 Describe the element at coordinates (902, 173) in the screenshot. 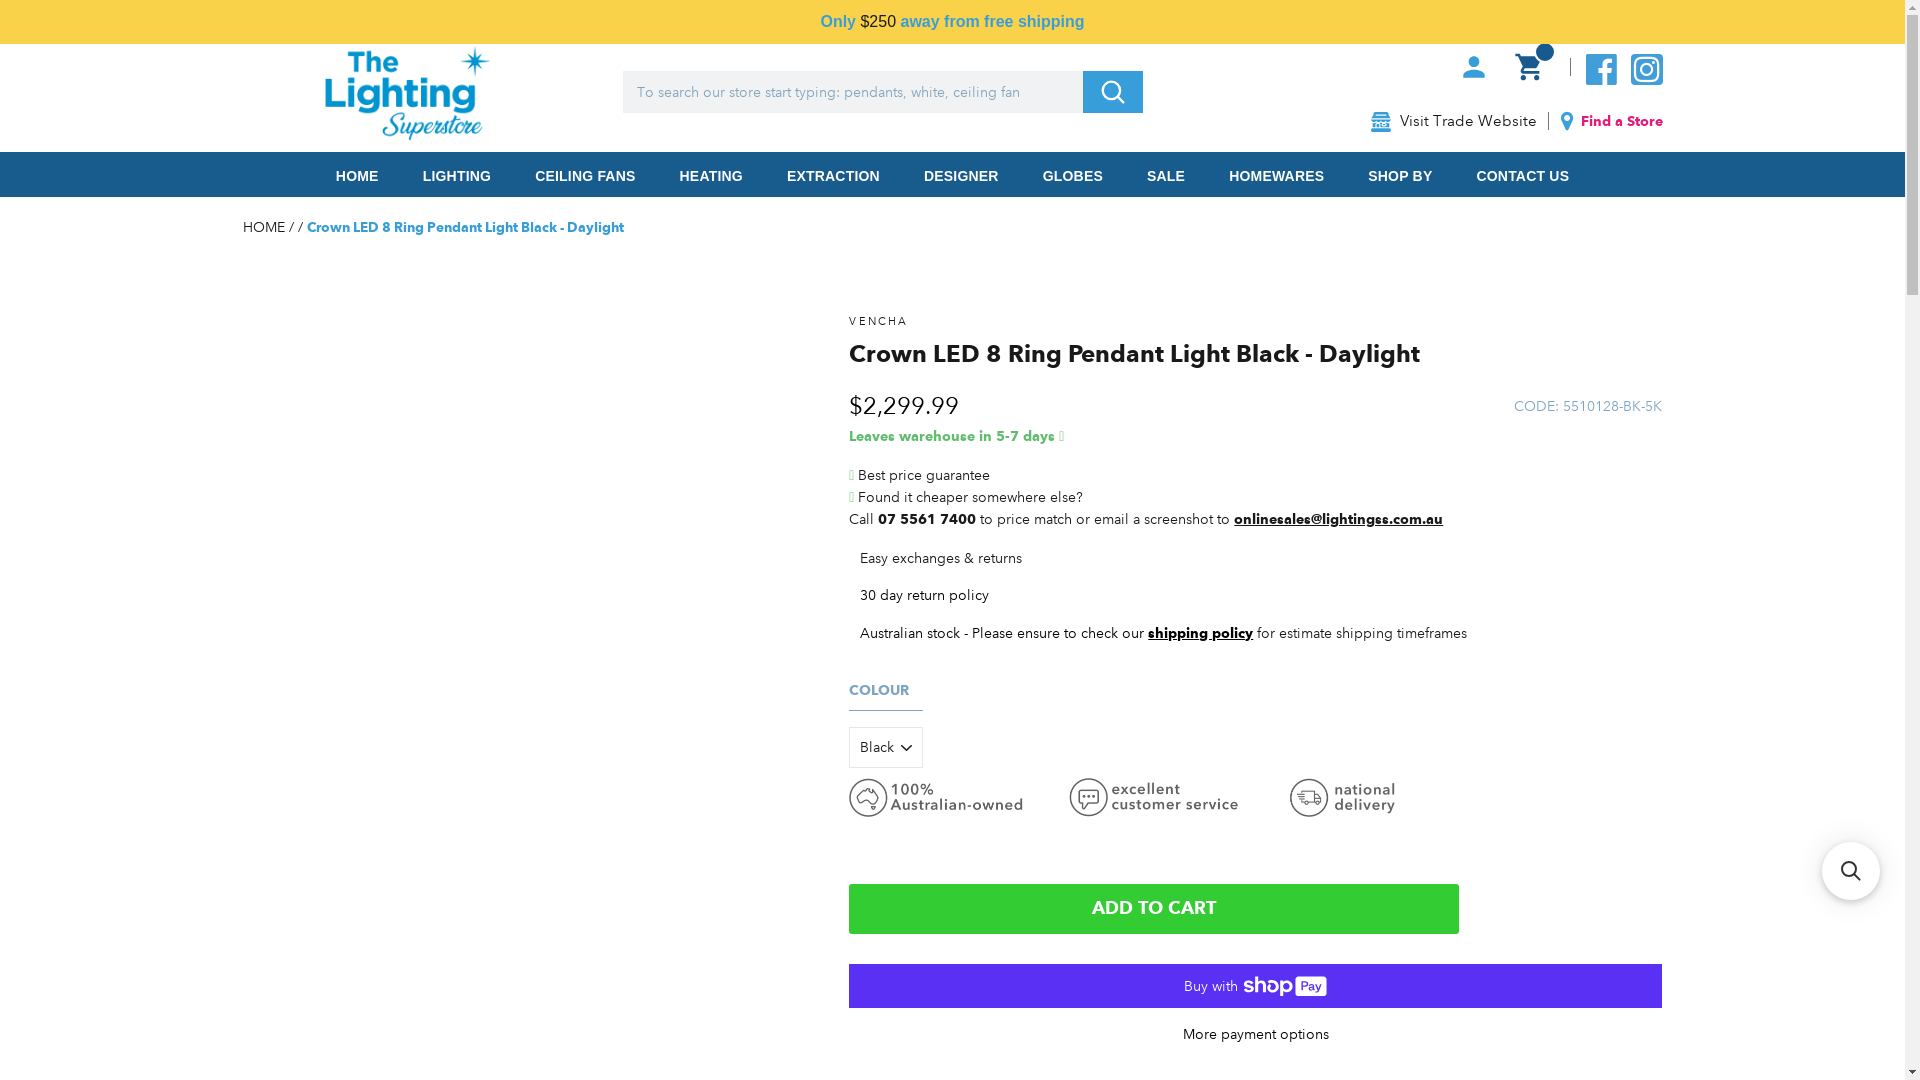

I see `'DESIGNER'` at that location.